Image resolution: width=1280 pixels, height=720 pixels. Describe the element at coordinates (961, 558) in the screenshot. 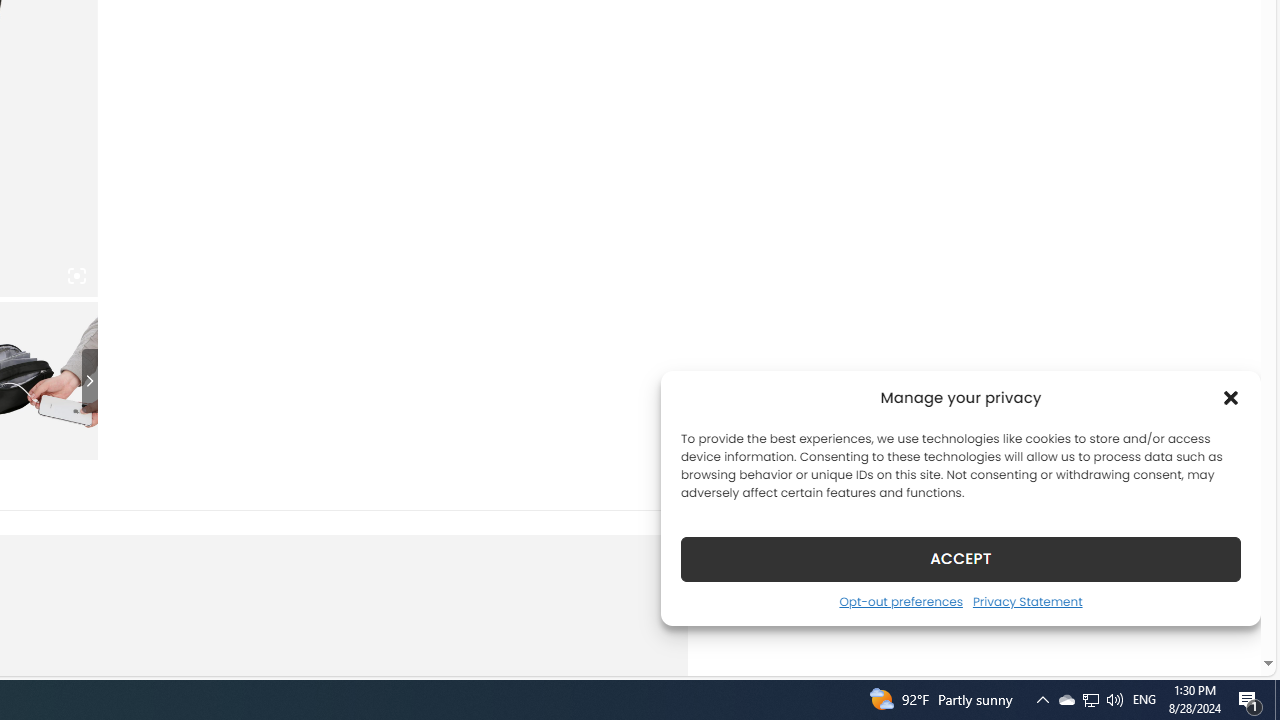

I see `'ACCEPT'` at that location.